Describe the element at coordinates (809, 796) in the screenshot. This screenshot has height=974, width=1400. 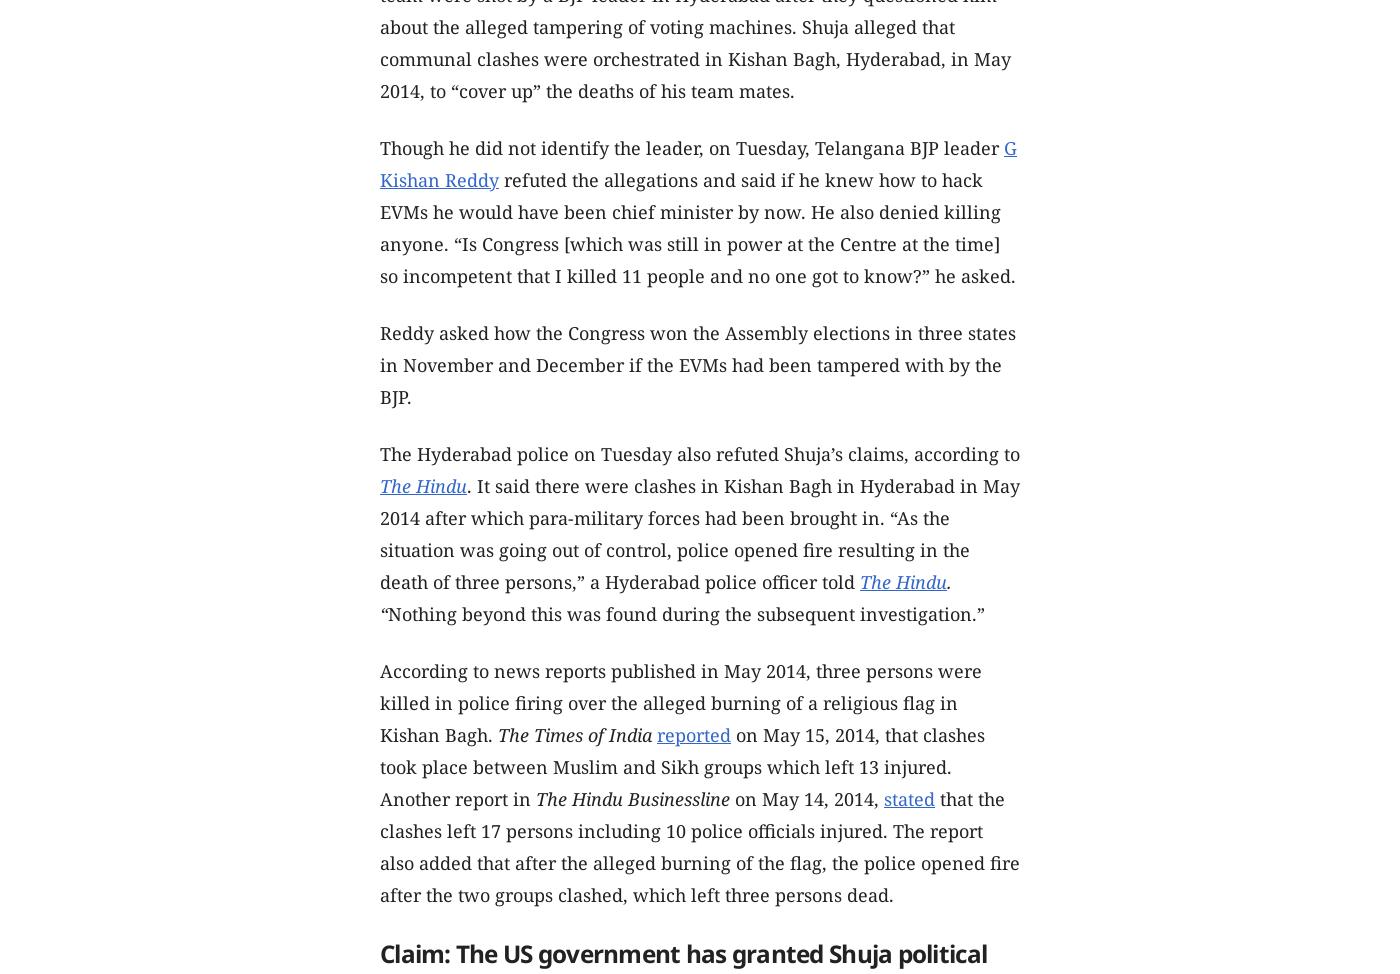
I see `'on May 14, 2014,'` at that location.